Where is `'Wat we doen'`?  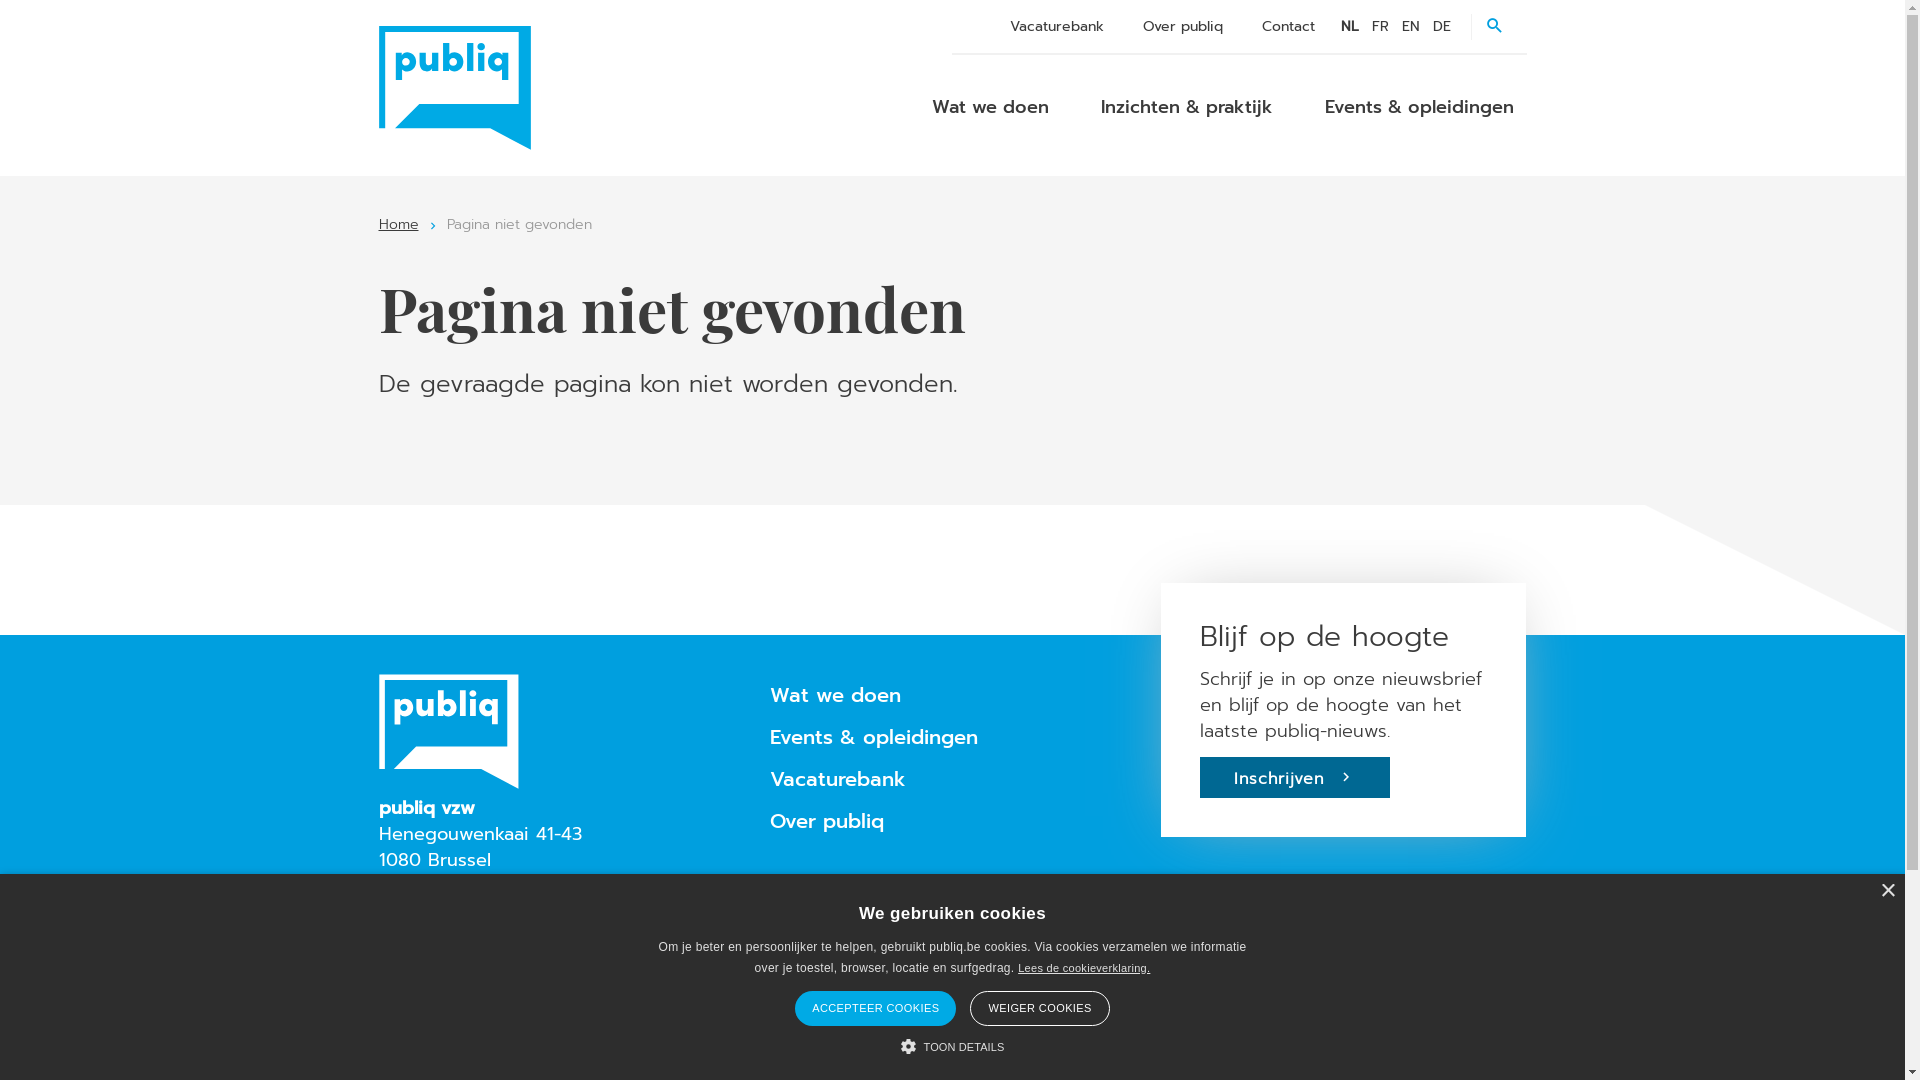
'Wat we doen' is located at coordinates (989, 107).